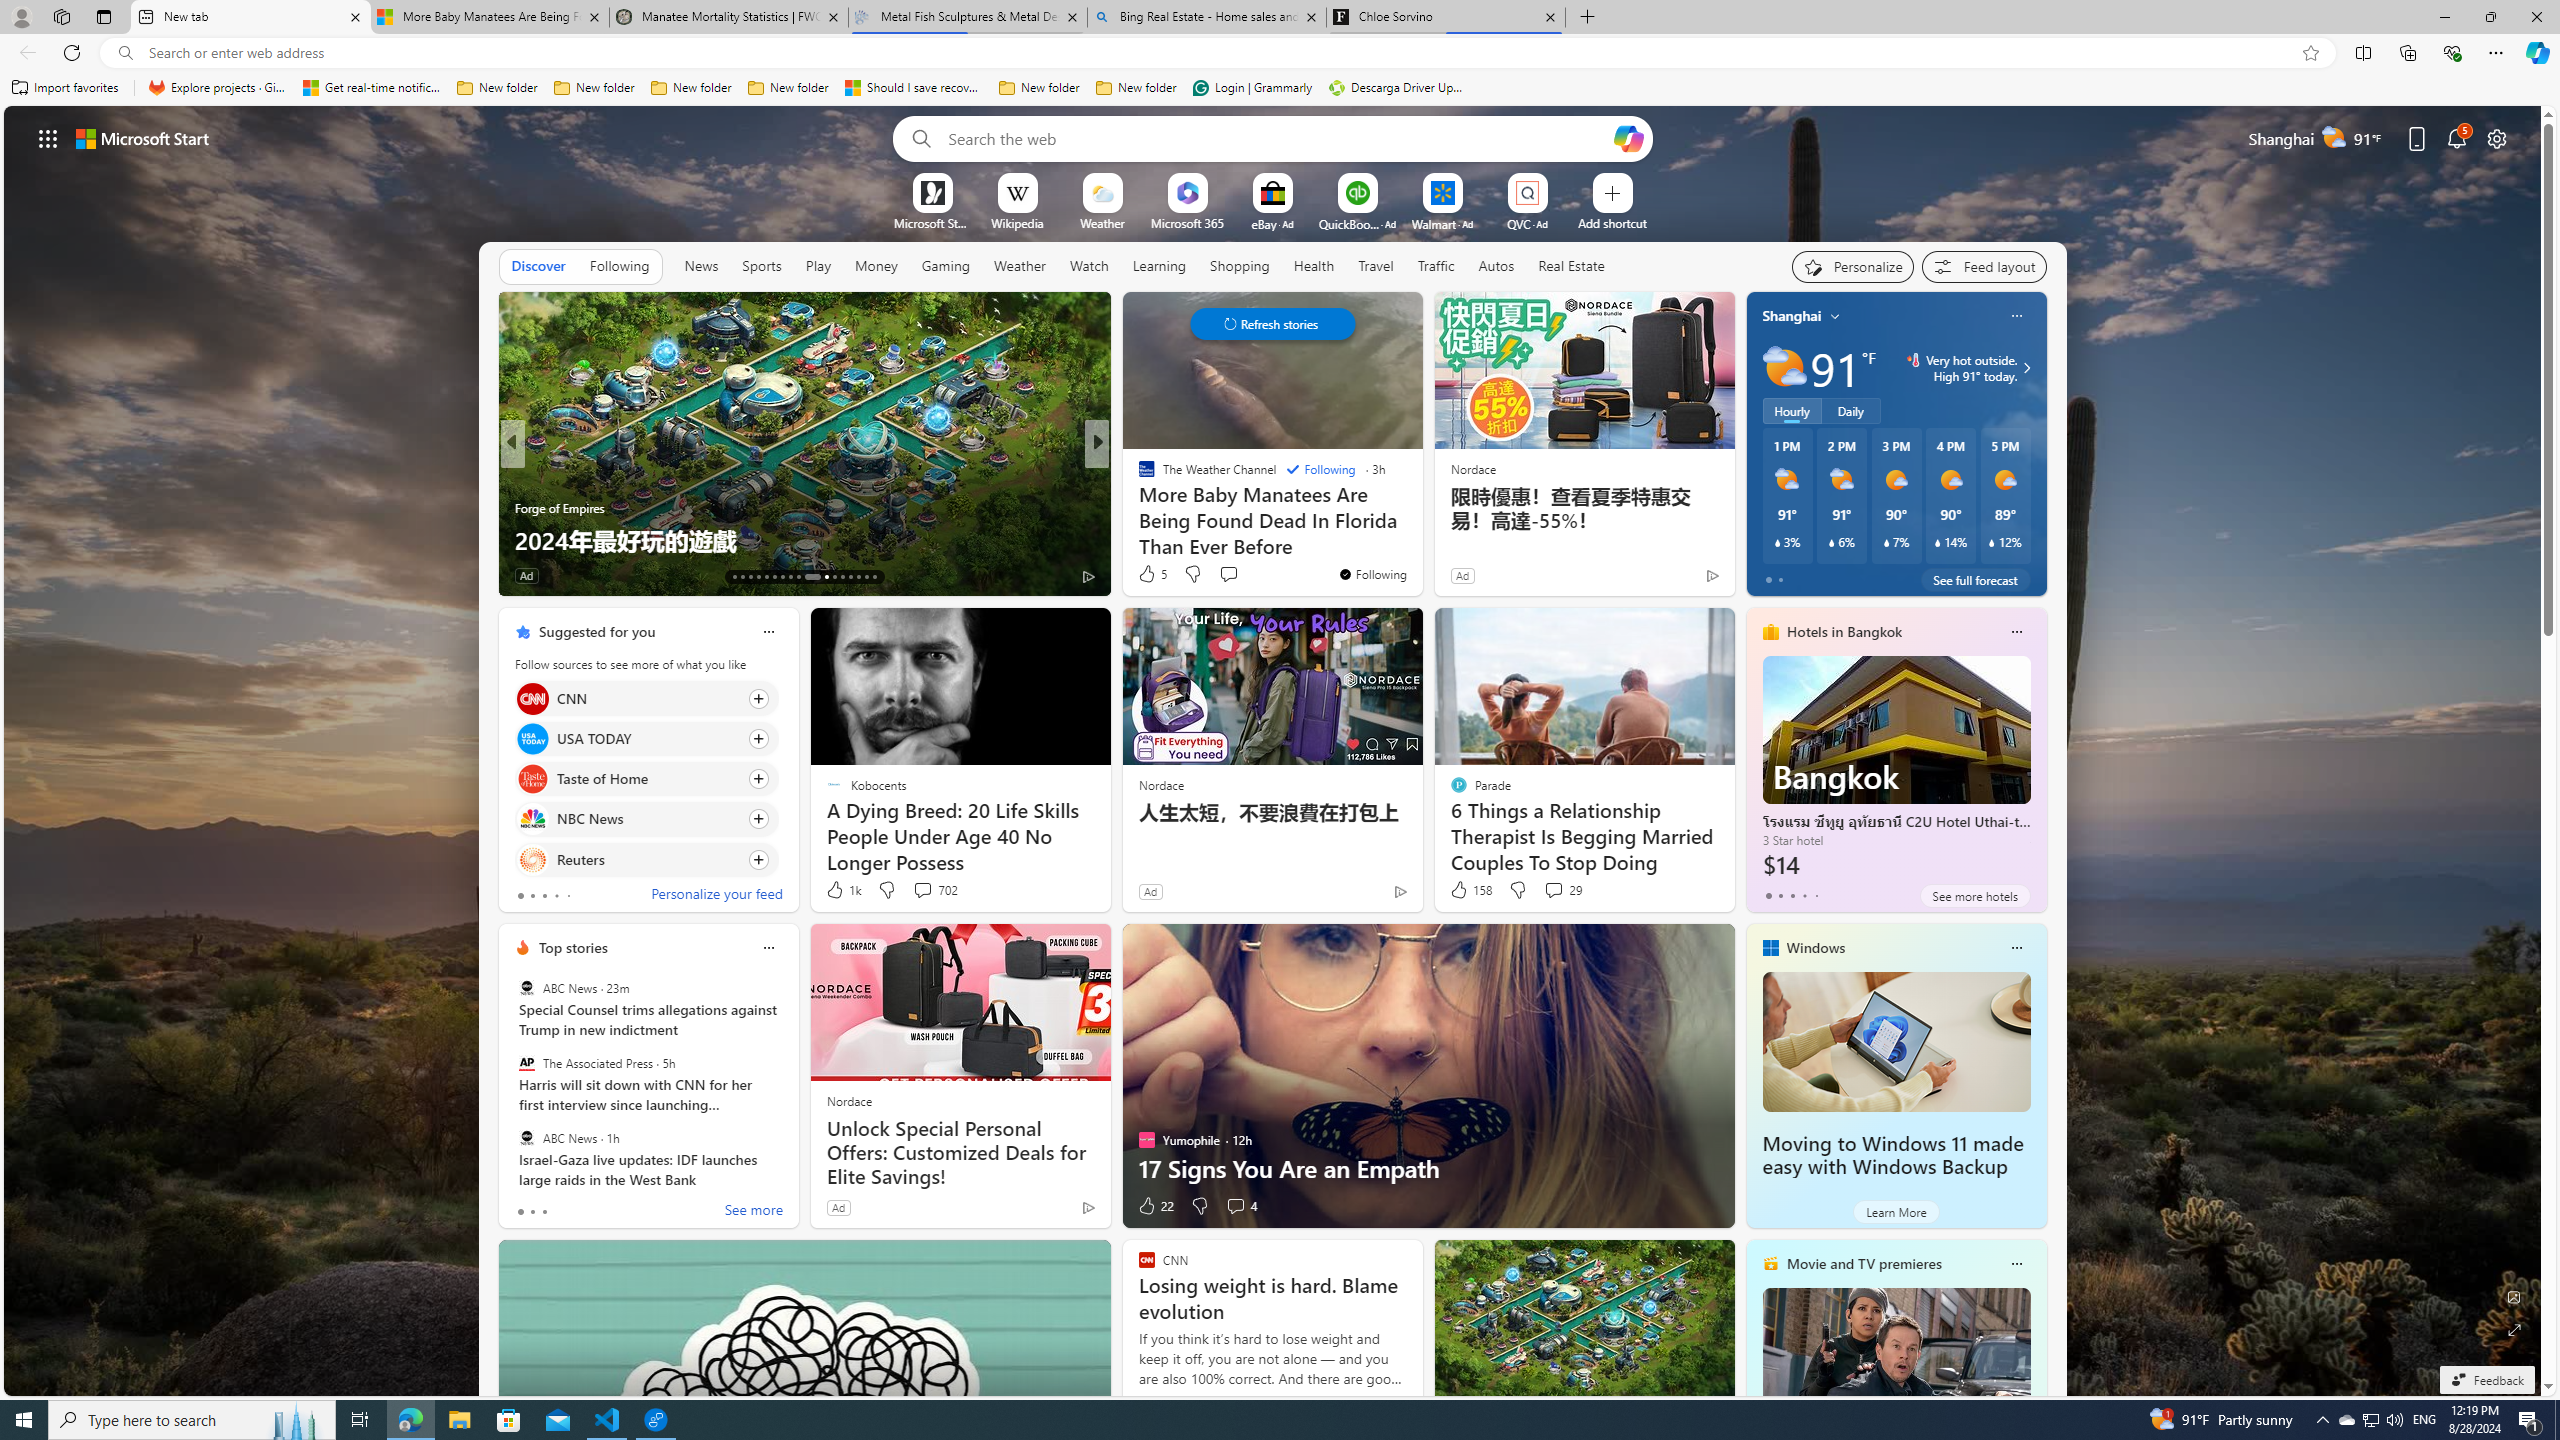 This screenshot has width=2560, height=1440. Describe the element at coordinates (1610, 222) in the screenshot. I see `'Add a site'` at that location.